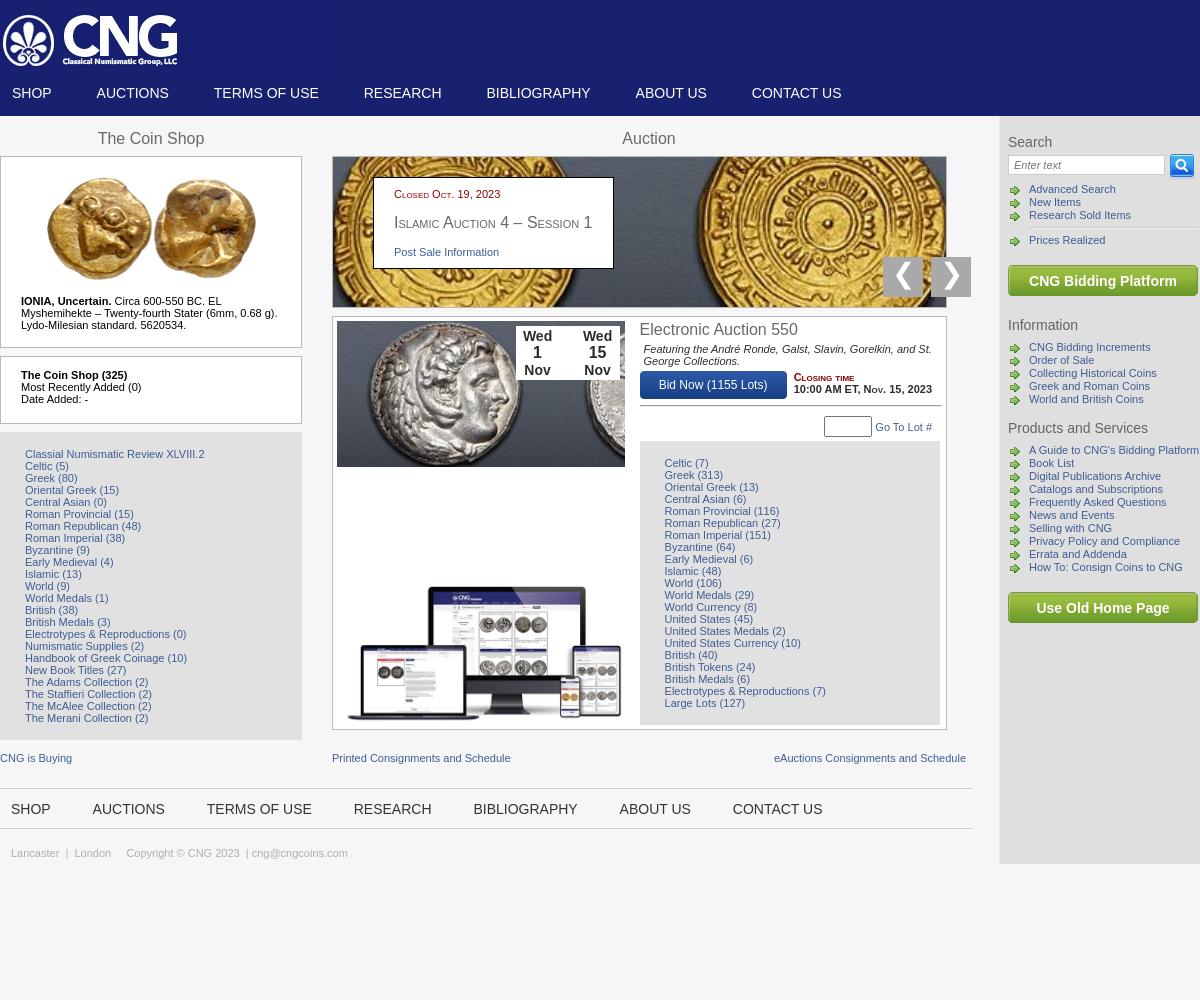 This screenshot has width=1200, height=1000. What do you see at coordinates (179, 852) in the screenshot?
I see `'Copyright © CNG 2023  |'` at bounding box center [179, 852].